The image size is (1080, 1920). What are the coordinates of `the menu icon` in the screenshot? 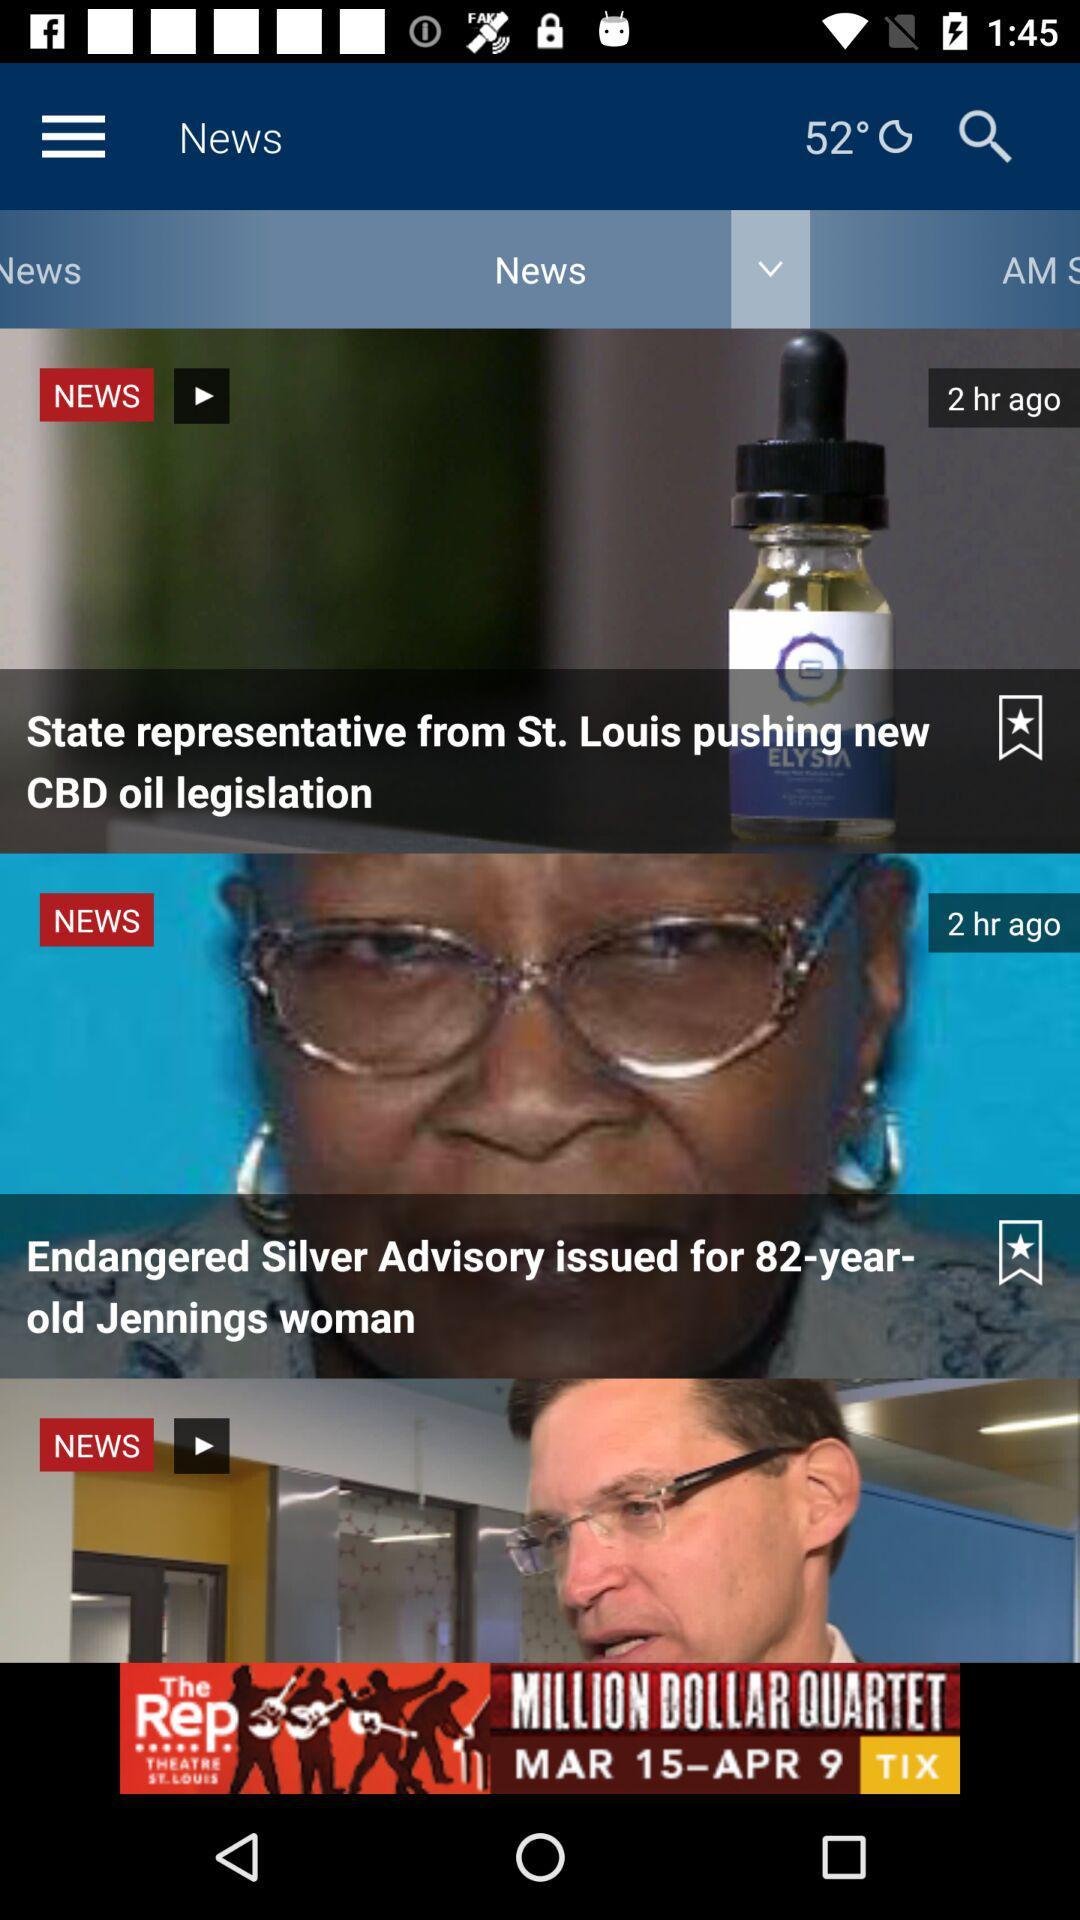 It's located at (72, 135).